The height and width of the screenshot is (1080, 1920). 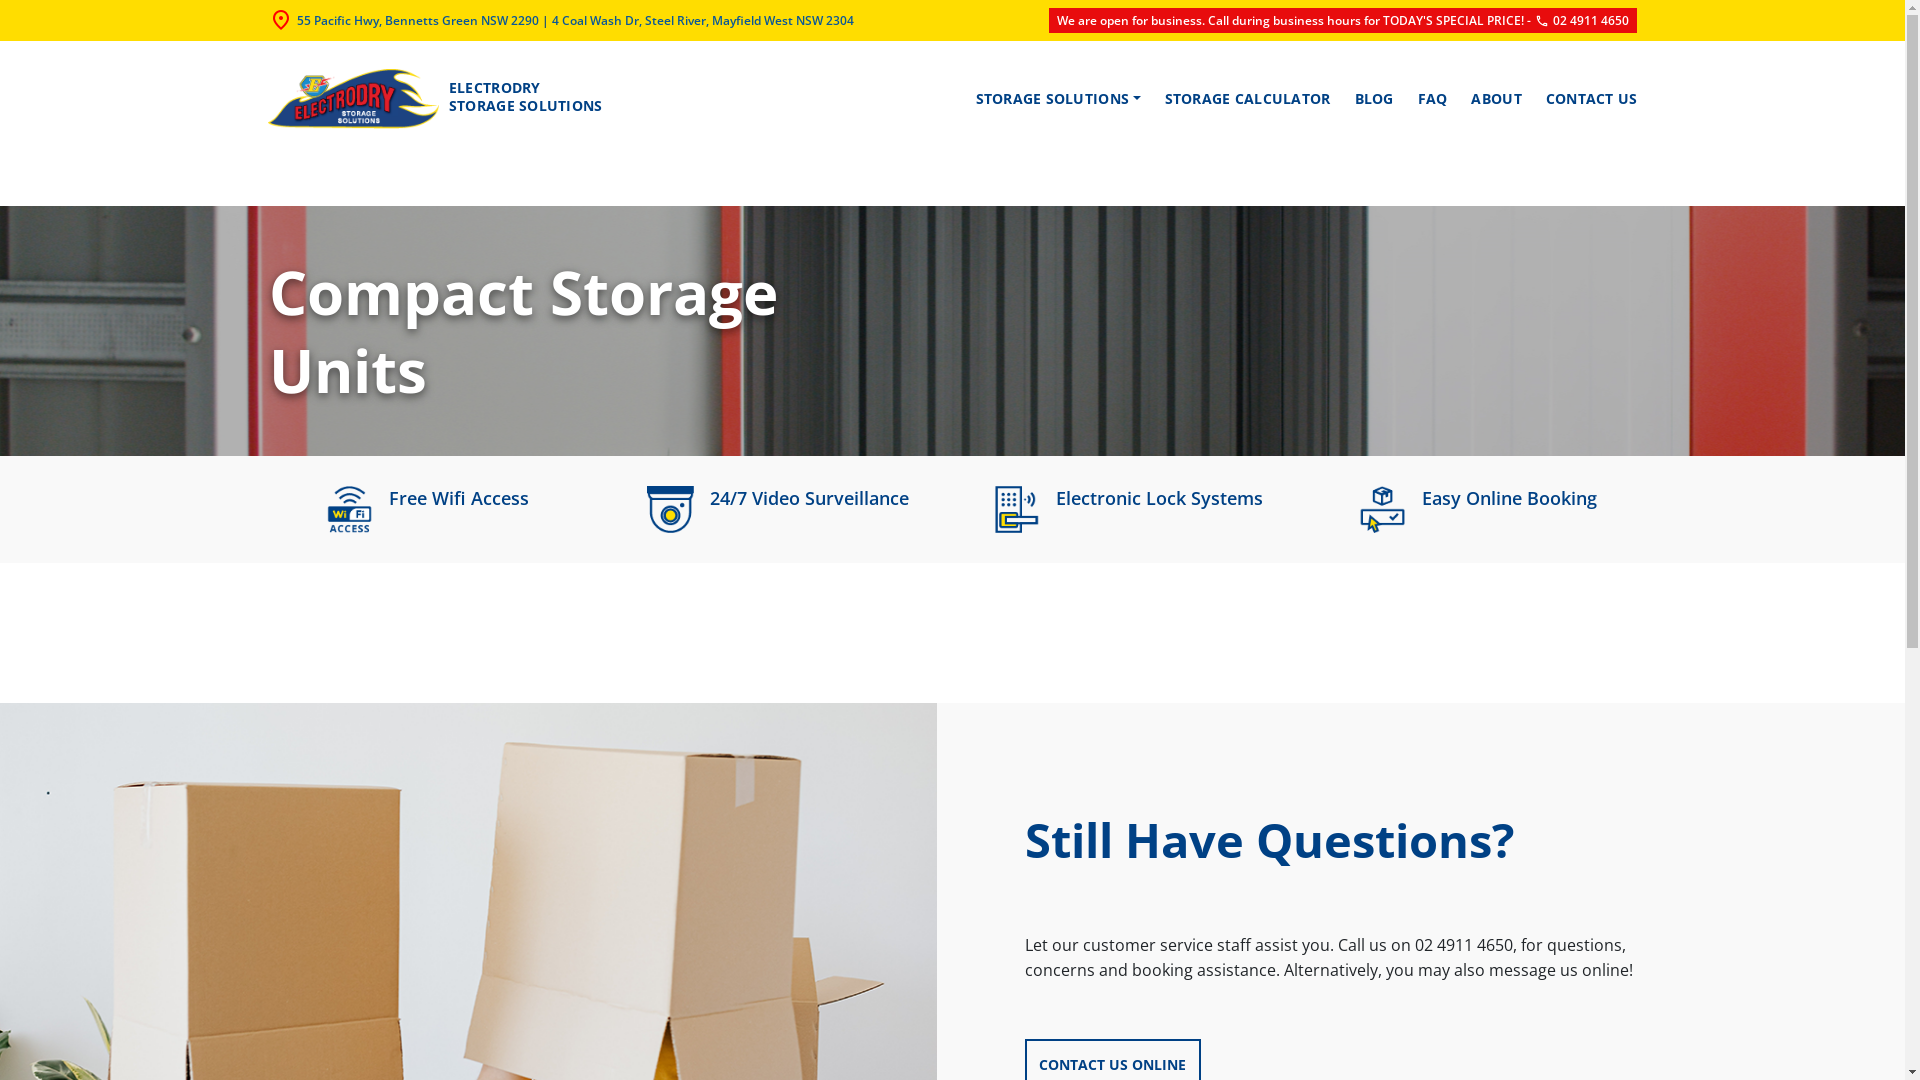 What do you see at coordinates (964, 99) in the screenshot?
I see `'STORAGE SOLUTIONS'` at bounding box center [964, 99].